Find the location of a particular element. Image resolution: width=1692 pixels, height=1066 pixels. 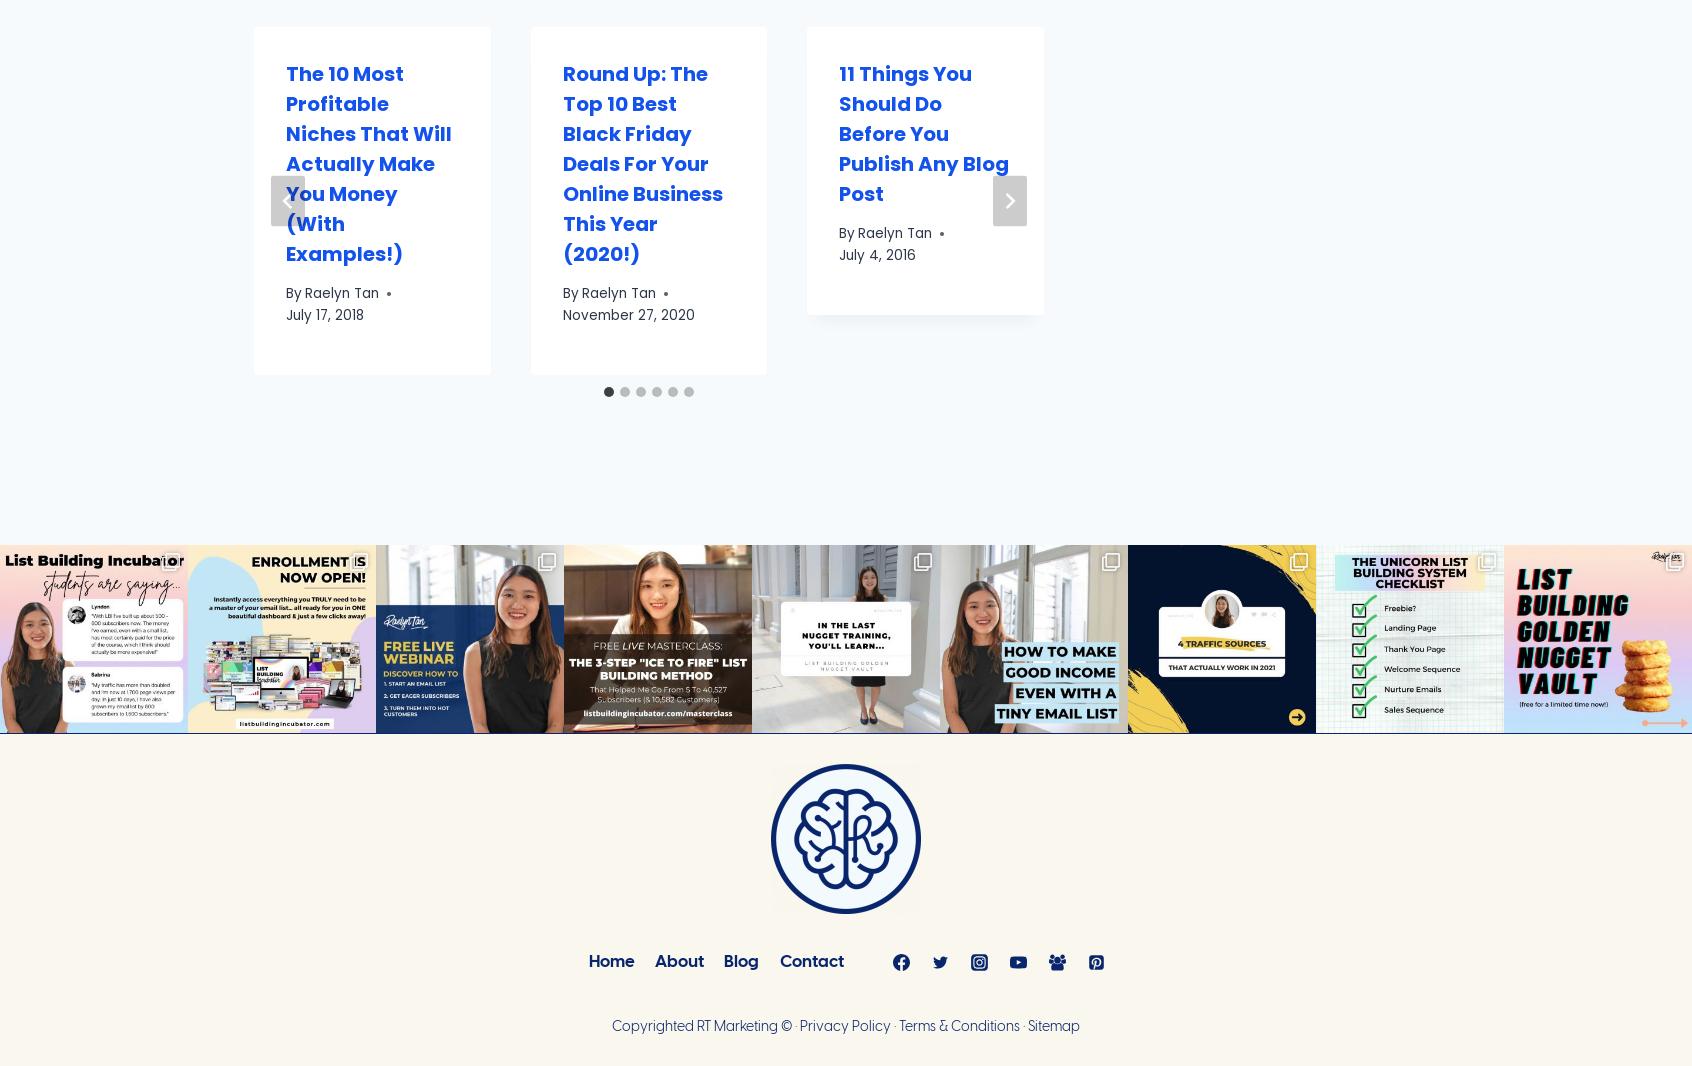

'Sitemap' is located at coordinates (1052, 1027).